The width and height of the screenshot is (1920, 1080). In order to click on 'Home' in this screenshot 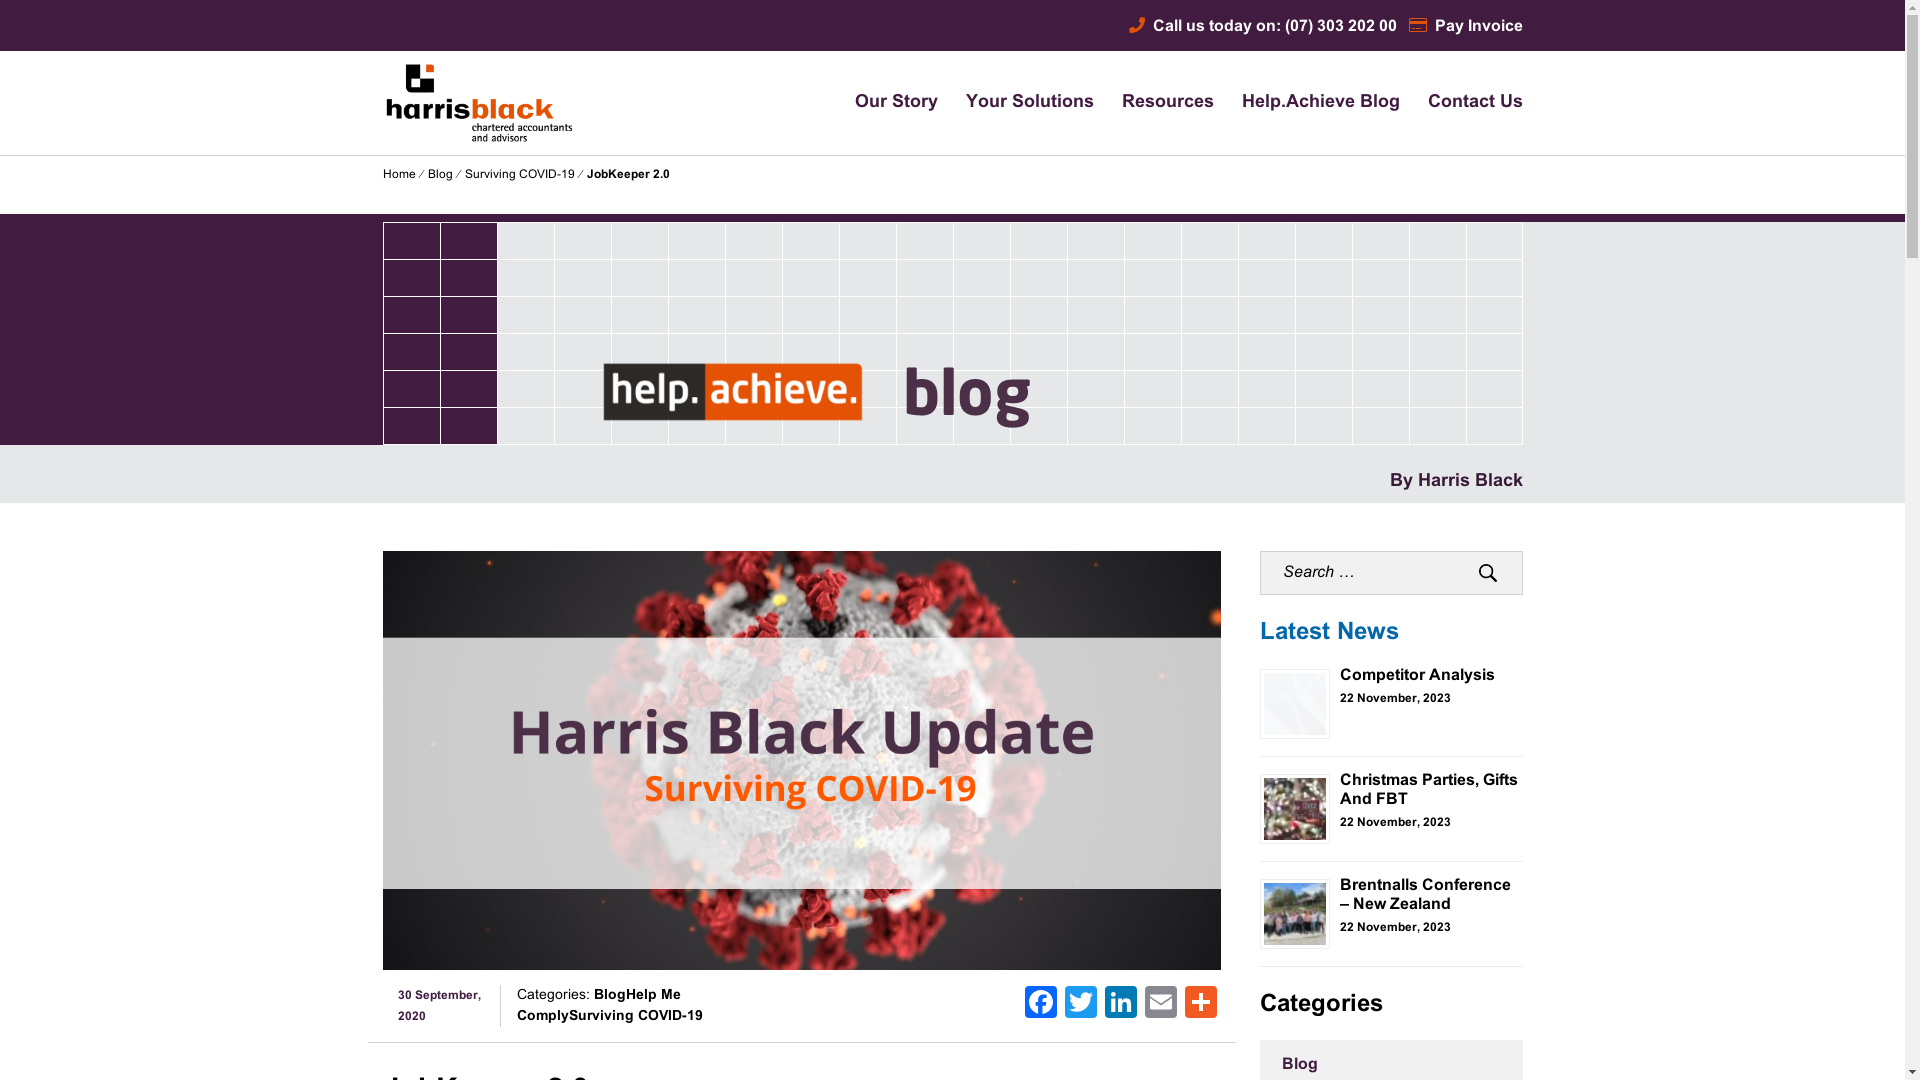, I will do `click(398, 173)`.